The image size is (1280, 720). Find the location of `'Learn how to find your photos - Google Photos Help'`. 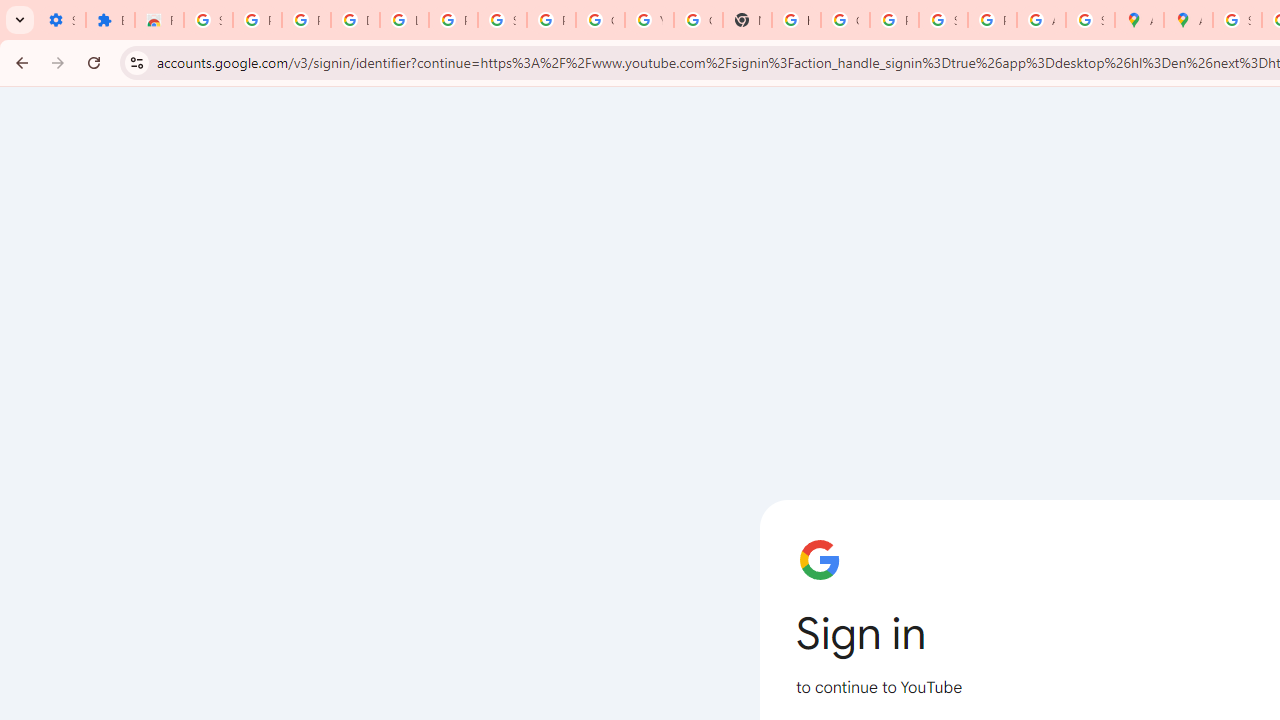

'Learn how to find your photos - Google Photos Help' is located at coordinates (403, 20).